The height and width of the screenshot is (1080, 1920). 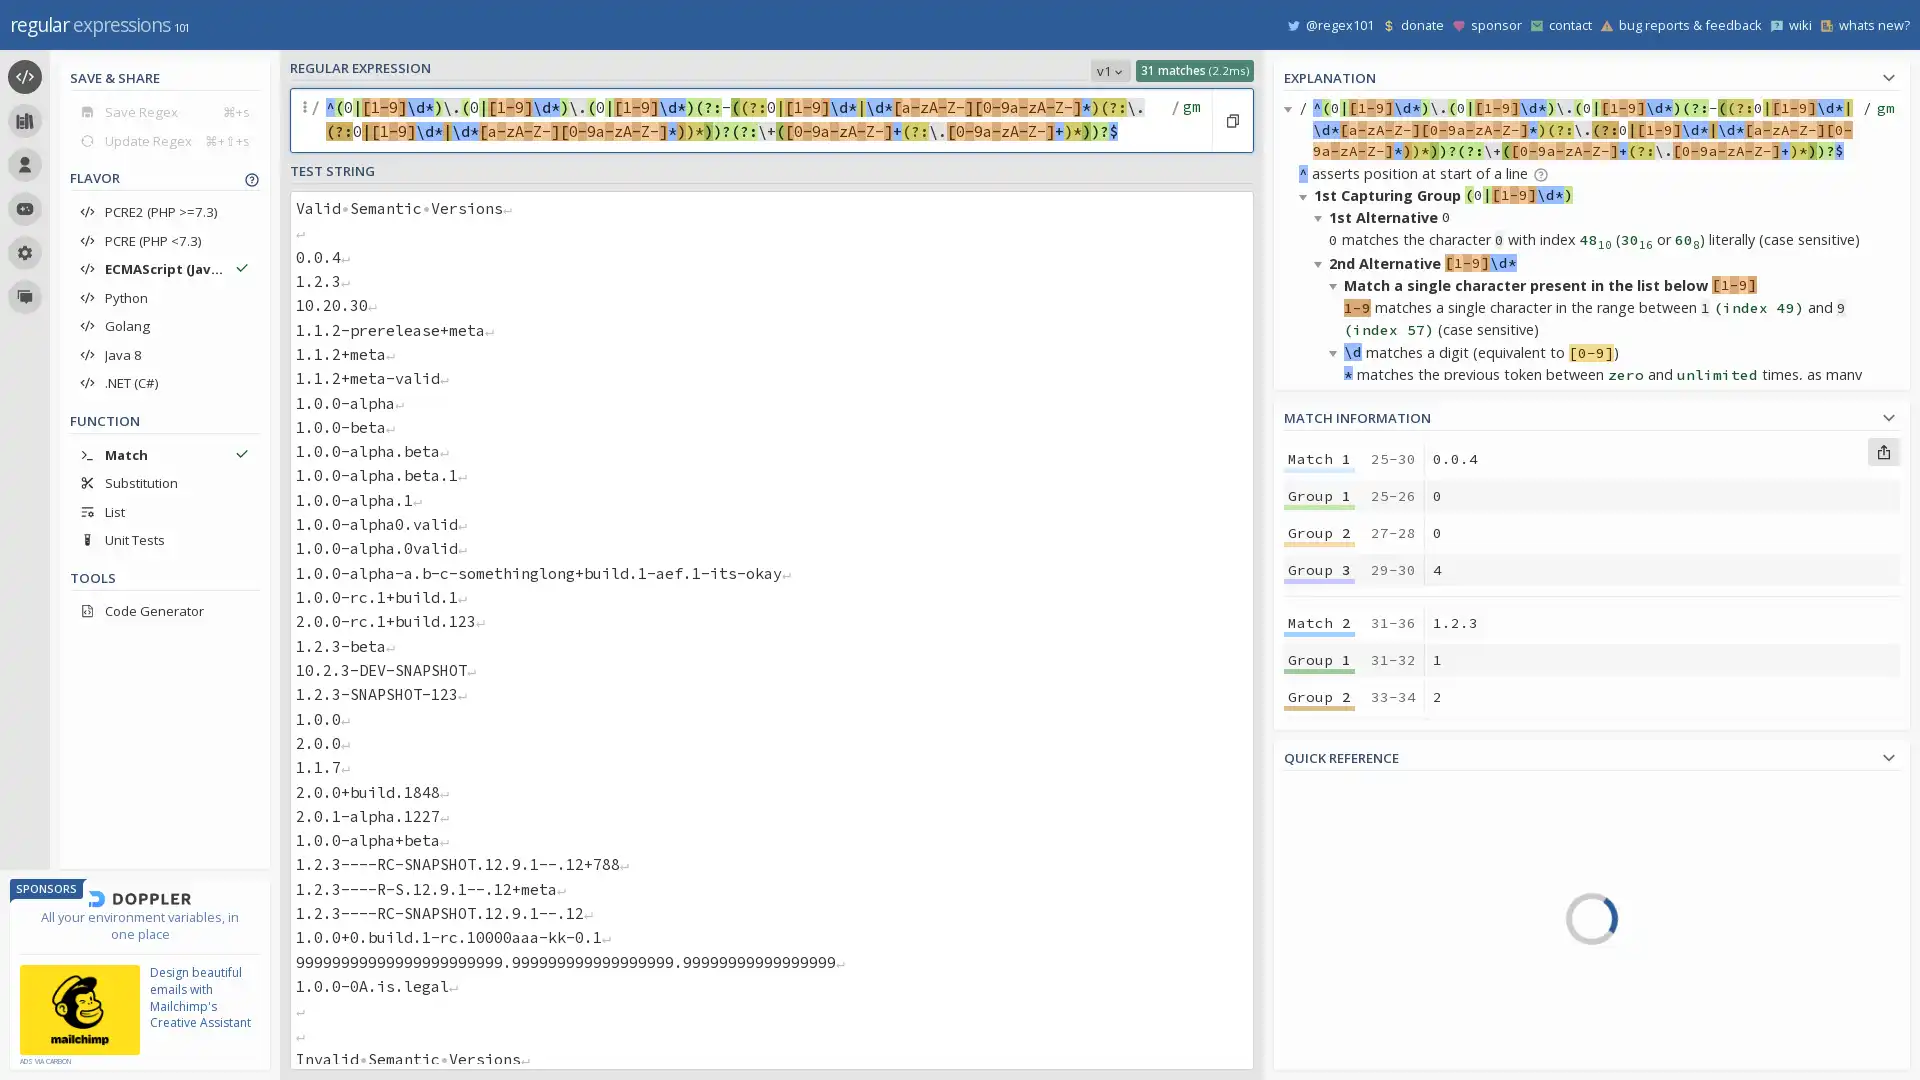 I want to click on Group 3, so click(x=1319, y=570).